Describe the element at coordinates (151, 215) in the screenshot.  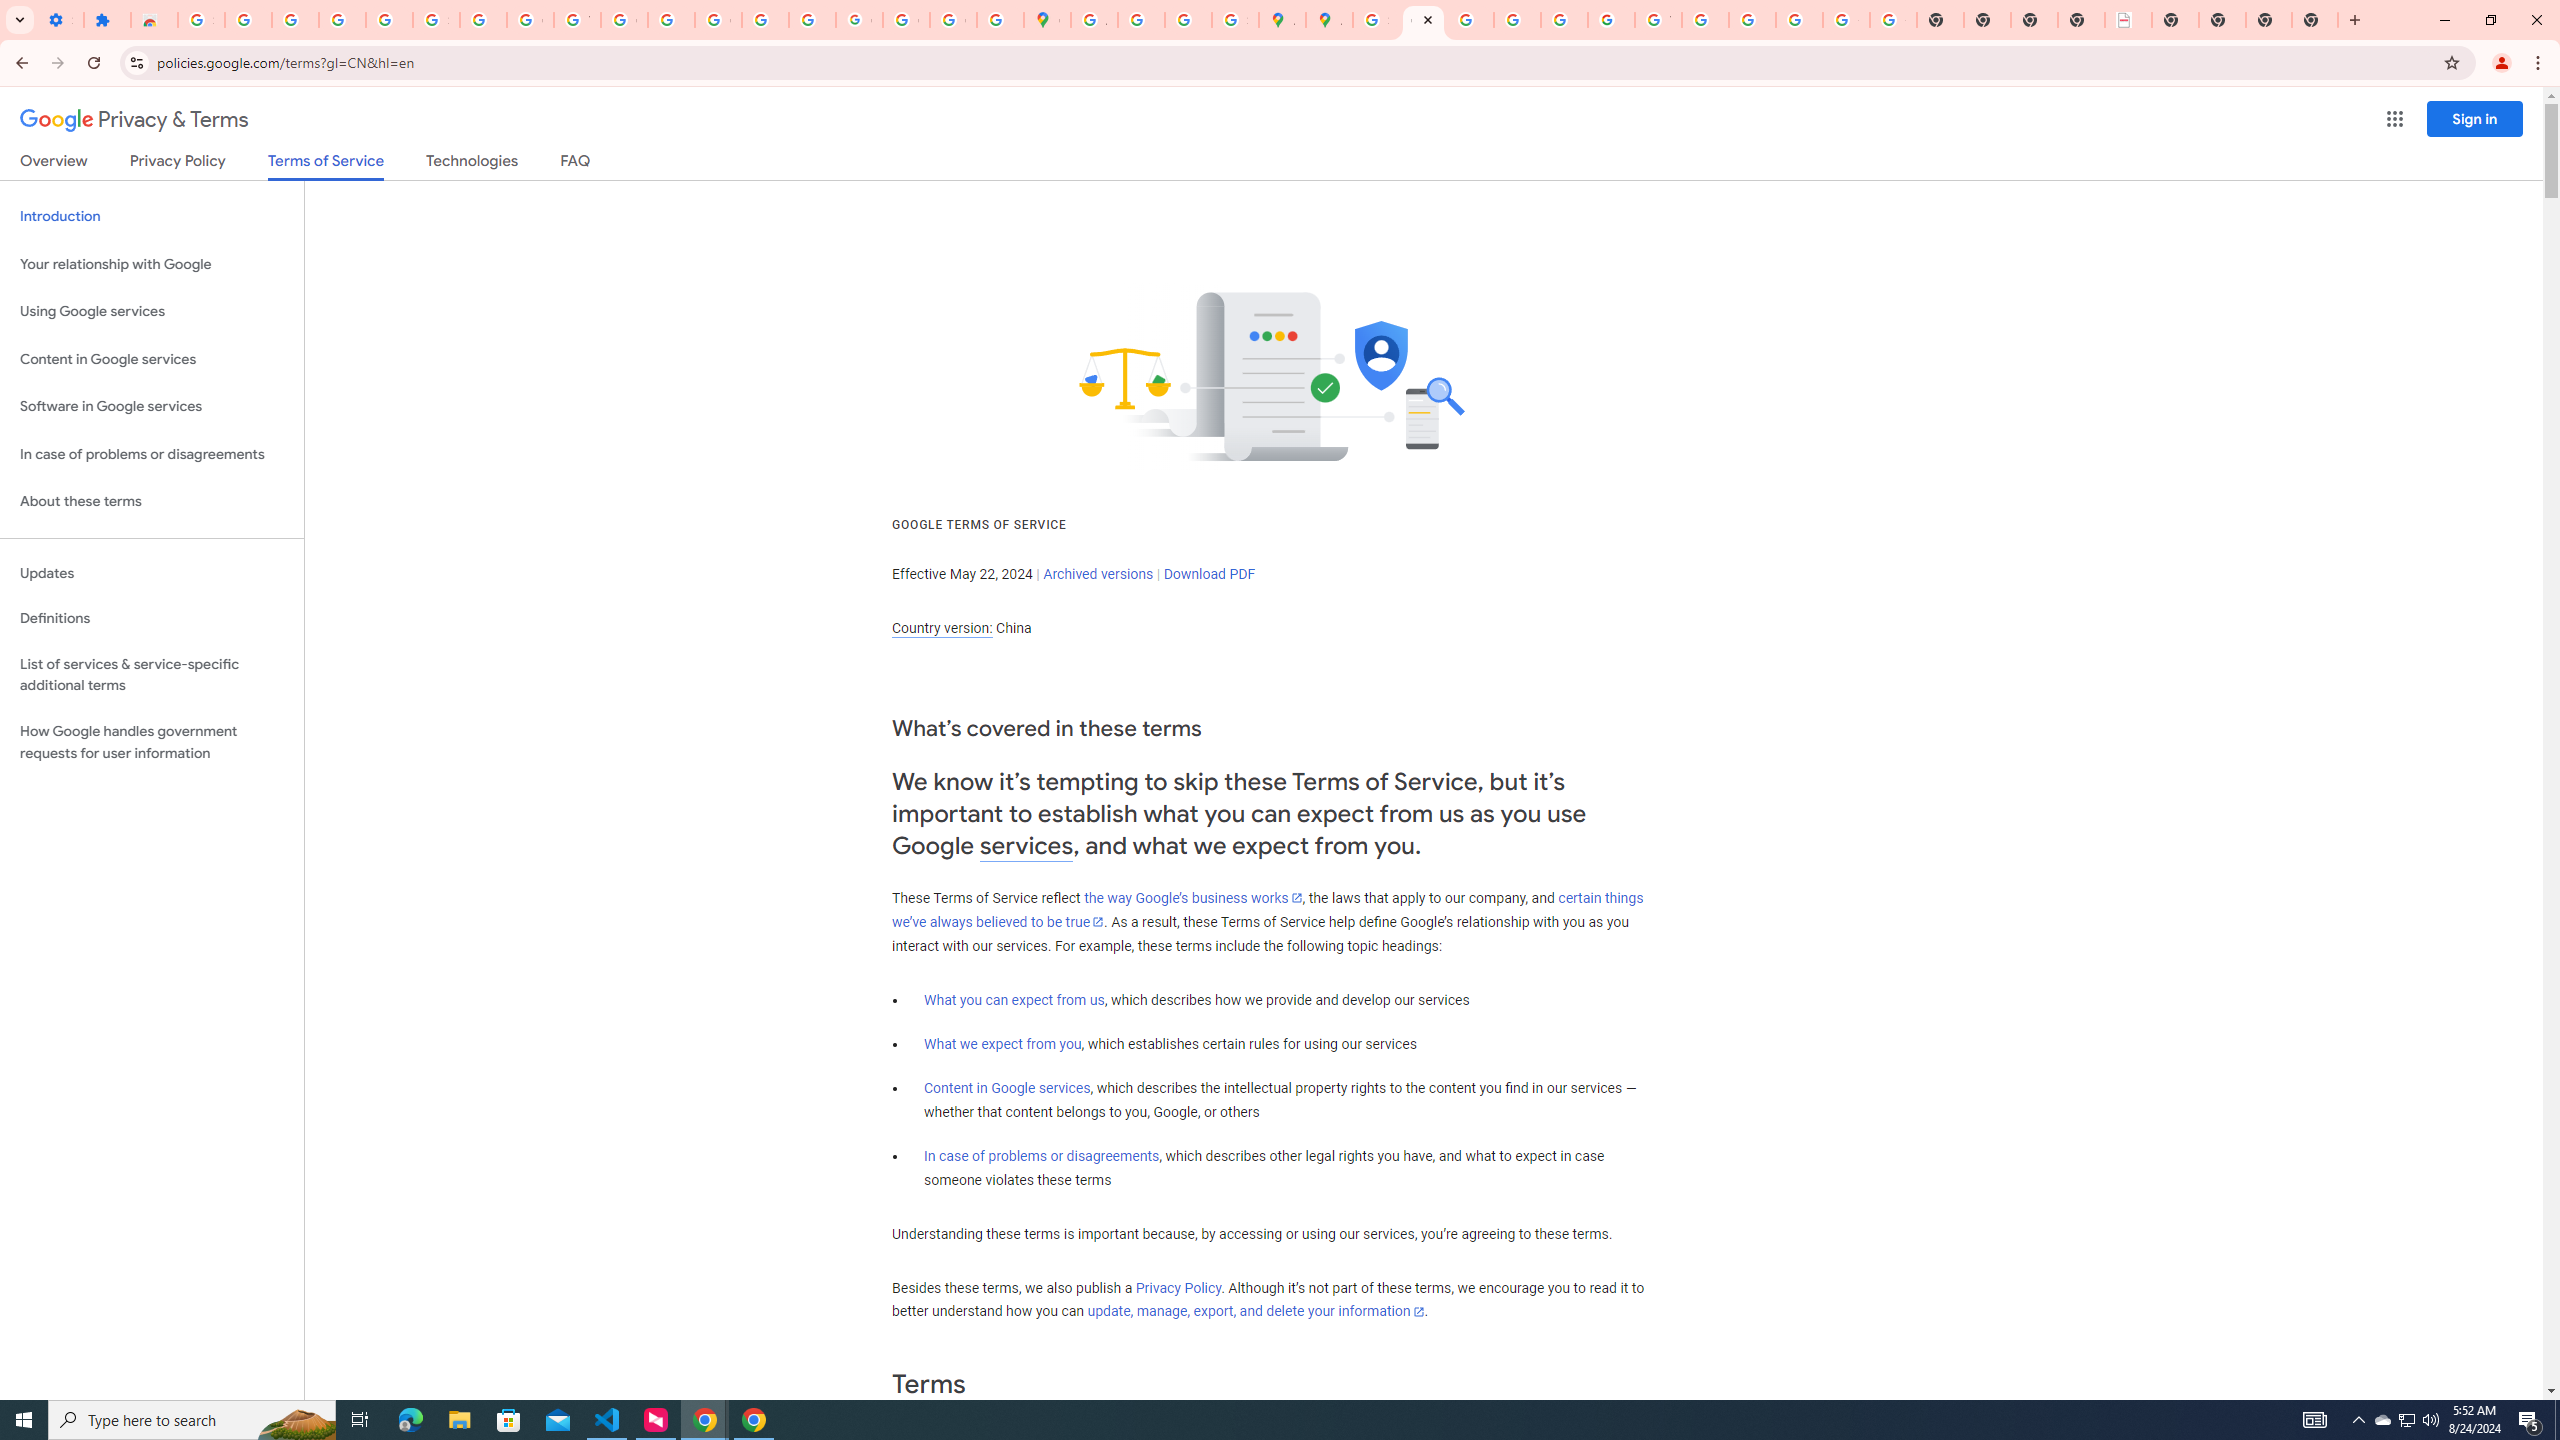
I see `'Introduction'` at that location.